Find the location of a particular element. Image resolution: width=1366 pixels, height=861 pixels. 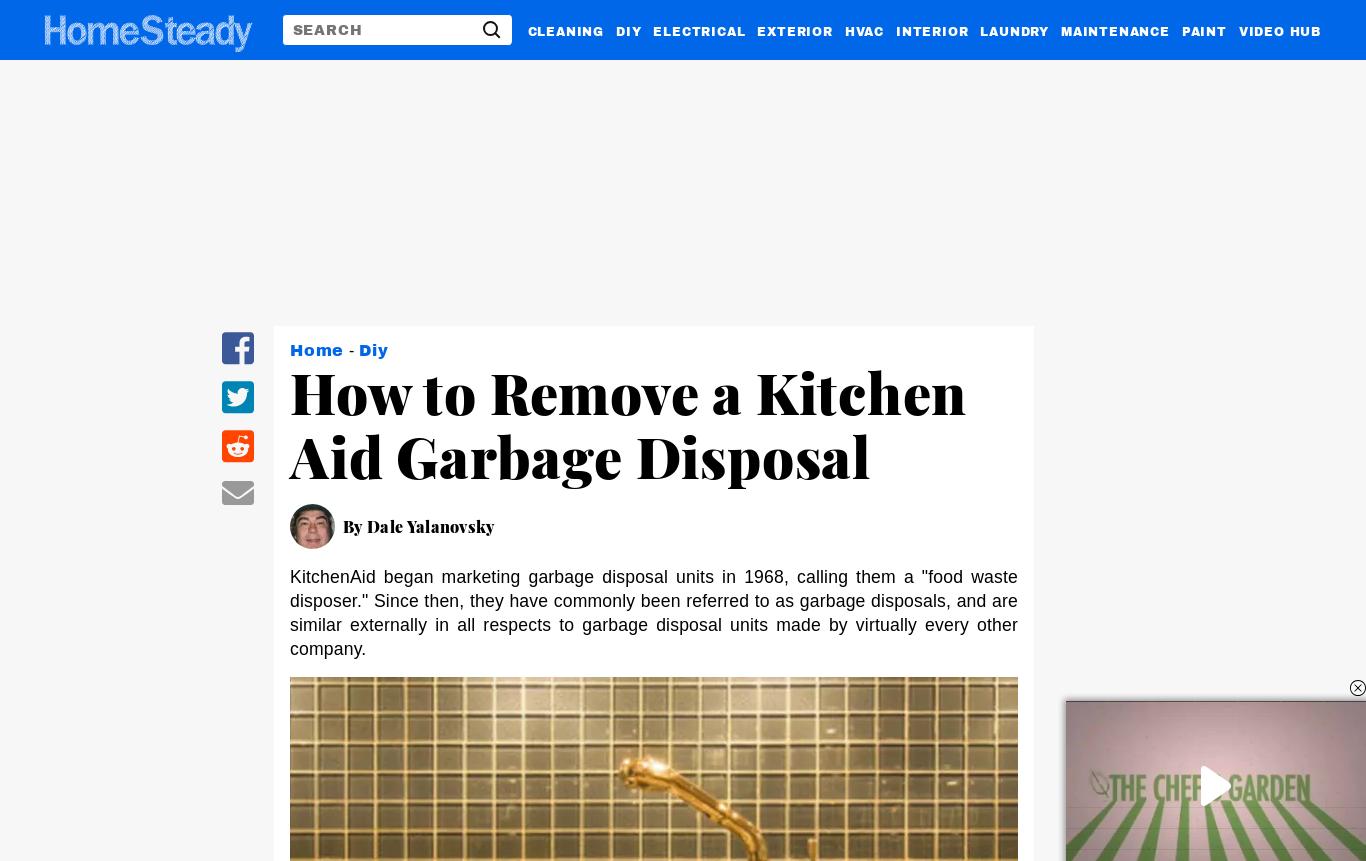

'INTERIOR' is located at coordinates (931, 30).